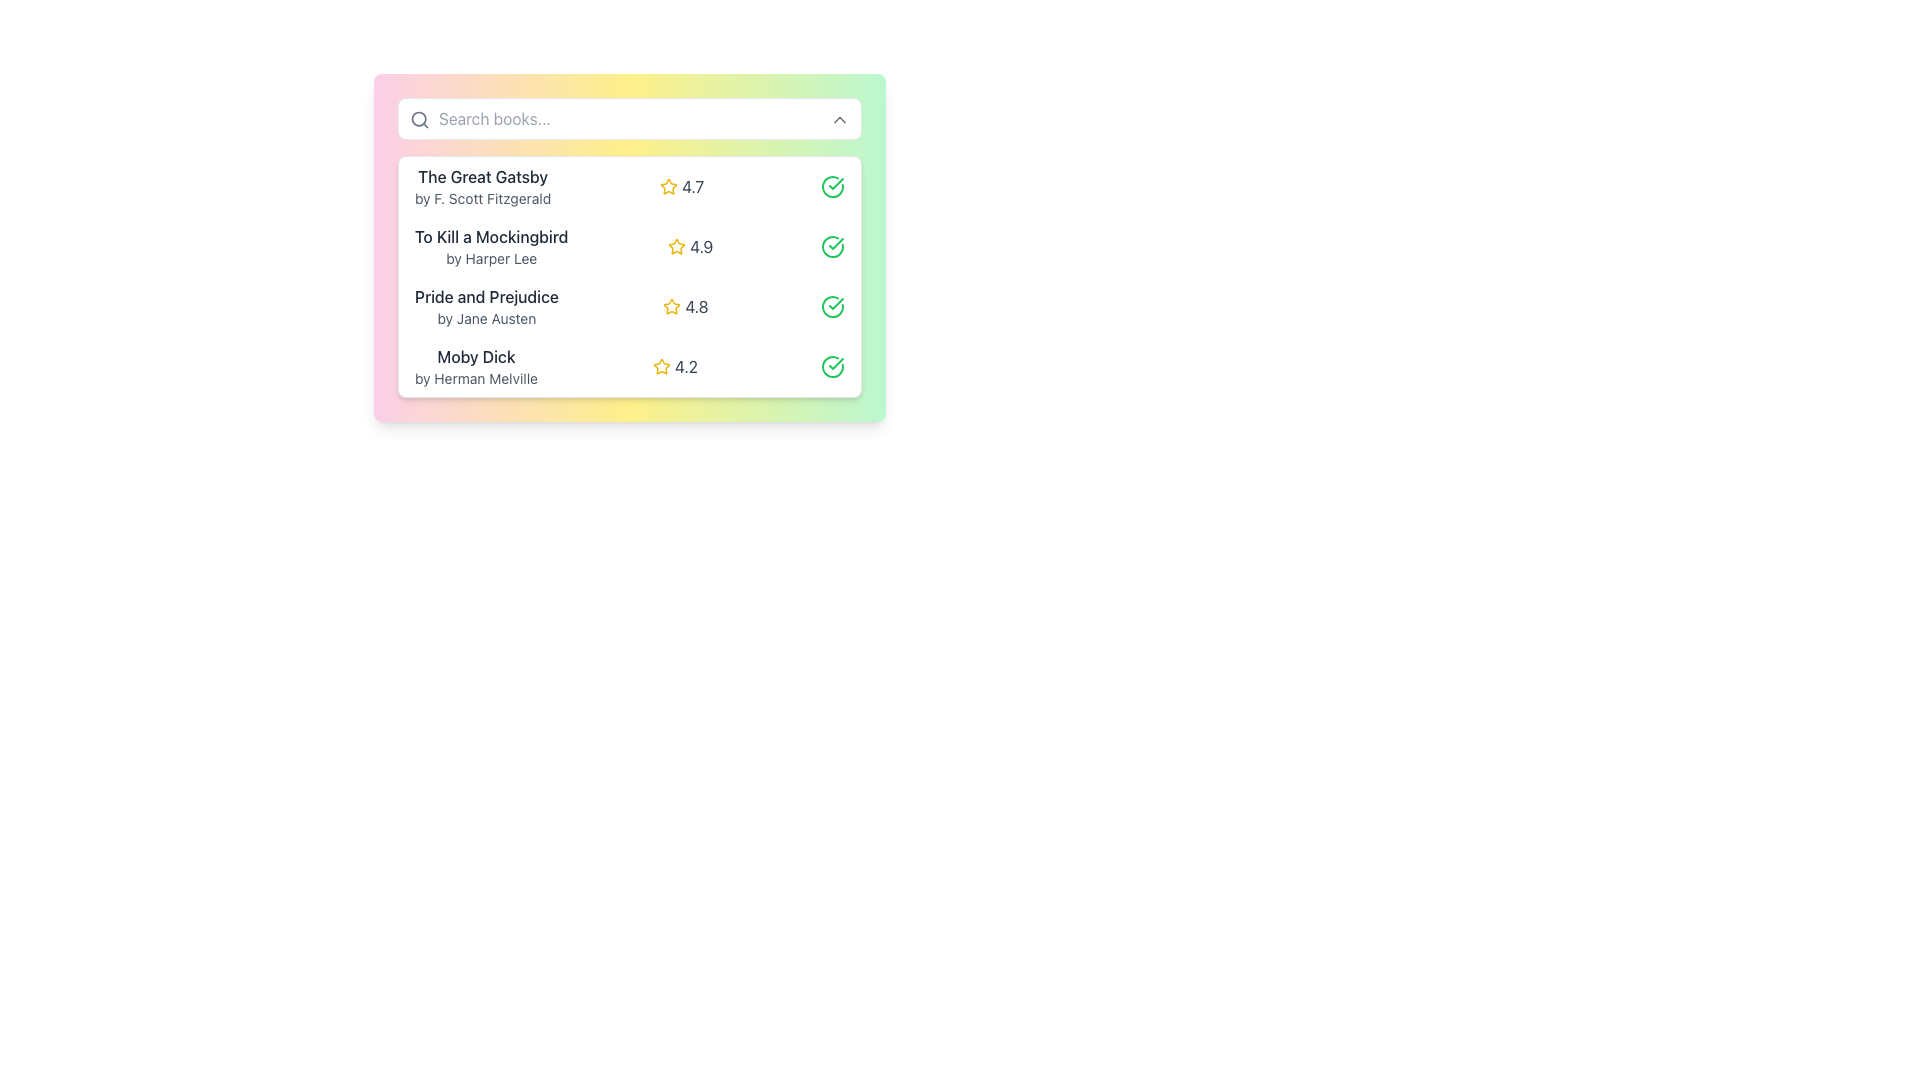 The image size is (1920, 1080). I want to click on the star rating icon for the book 'To Kill a Mockingbird', which is located immediately to the left of the rating value '4.9' in the list of entries, so click(677, 245).